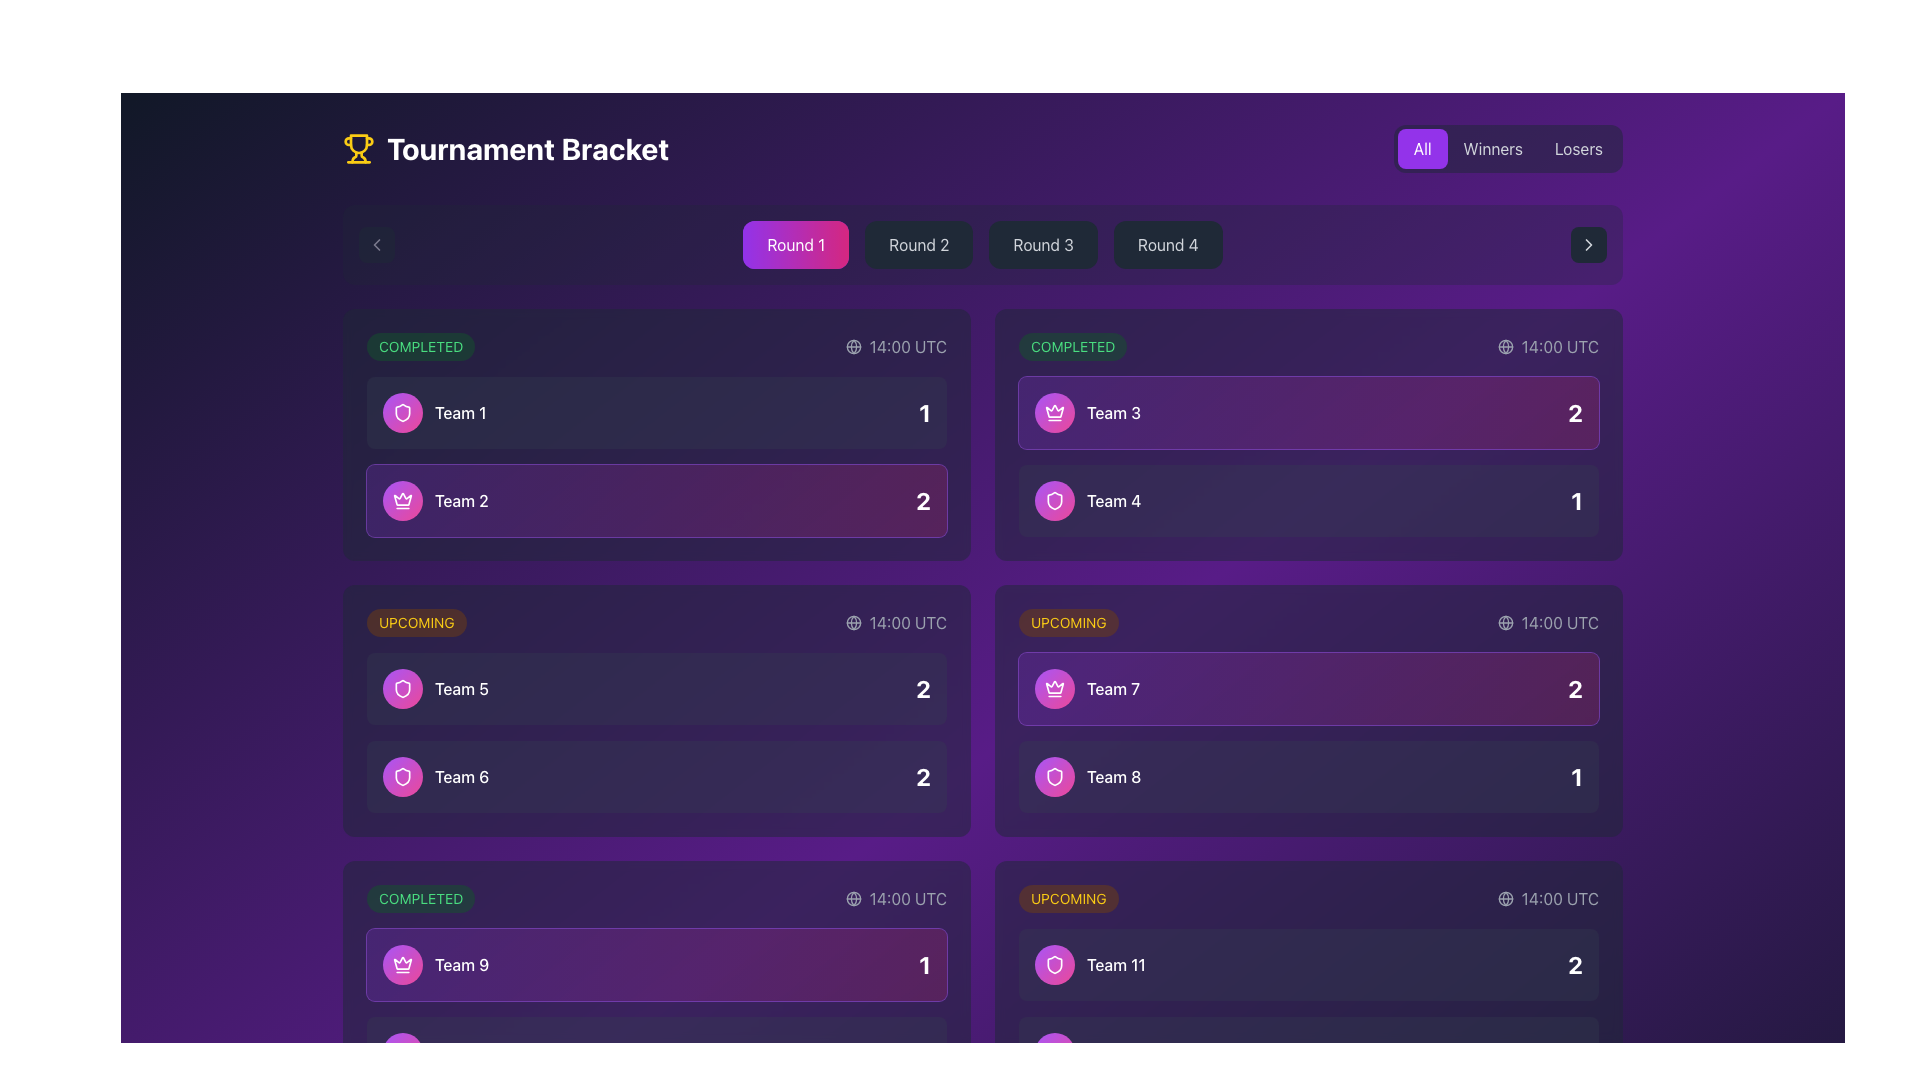  What do you see at coordinates (402, 688) in the screenshot?
I see `the icon representing 'Team 6', which is a visual indicator located immediately to the left of the team name in the 'Upcoming' category` at bounding box center [402, 688].